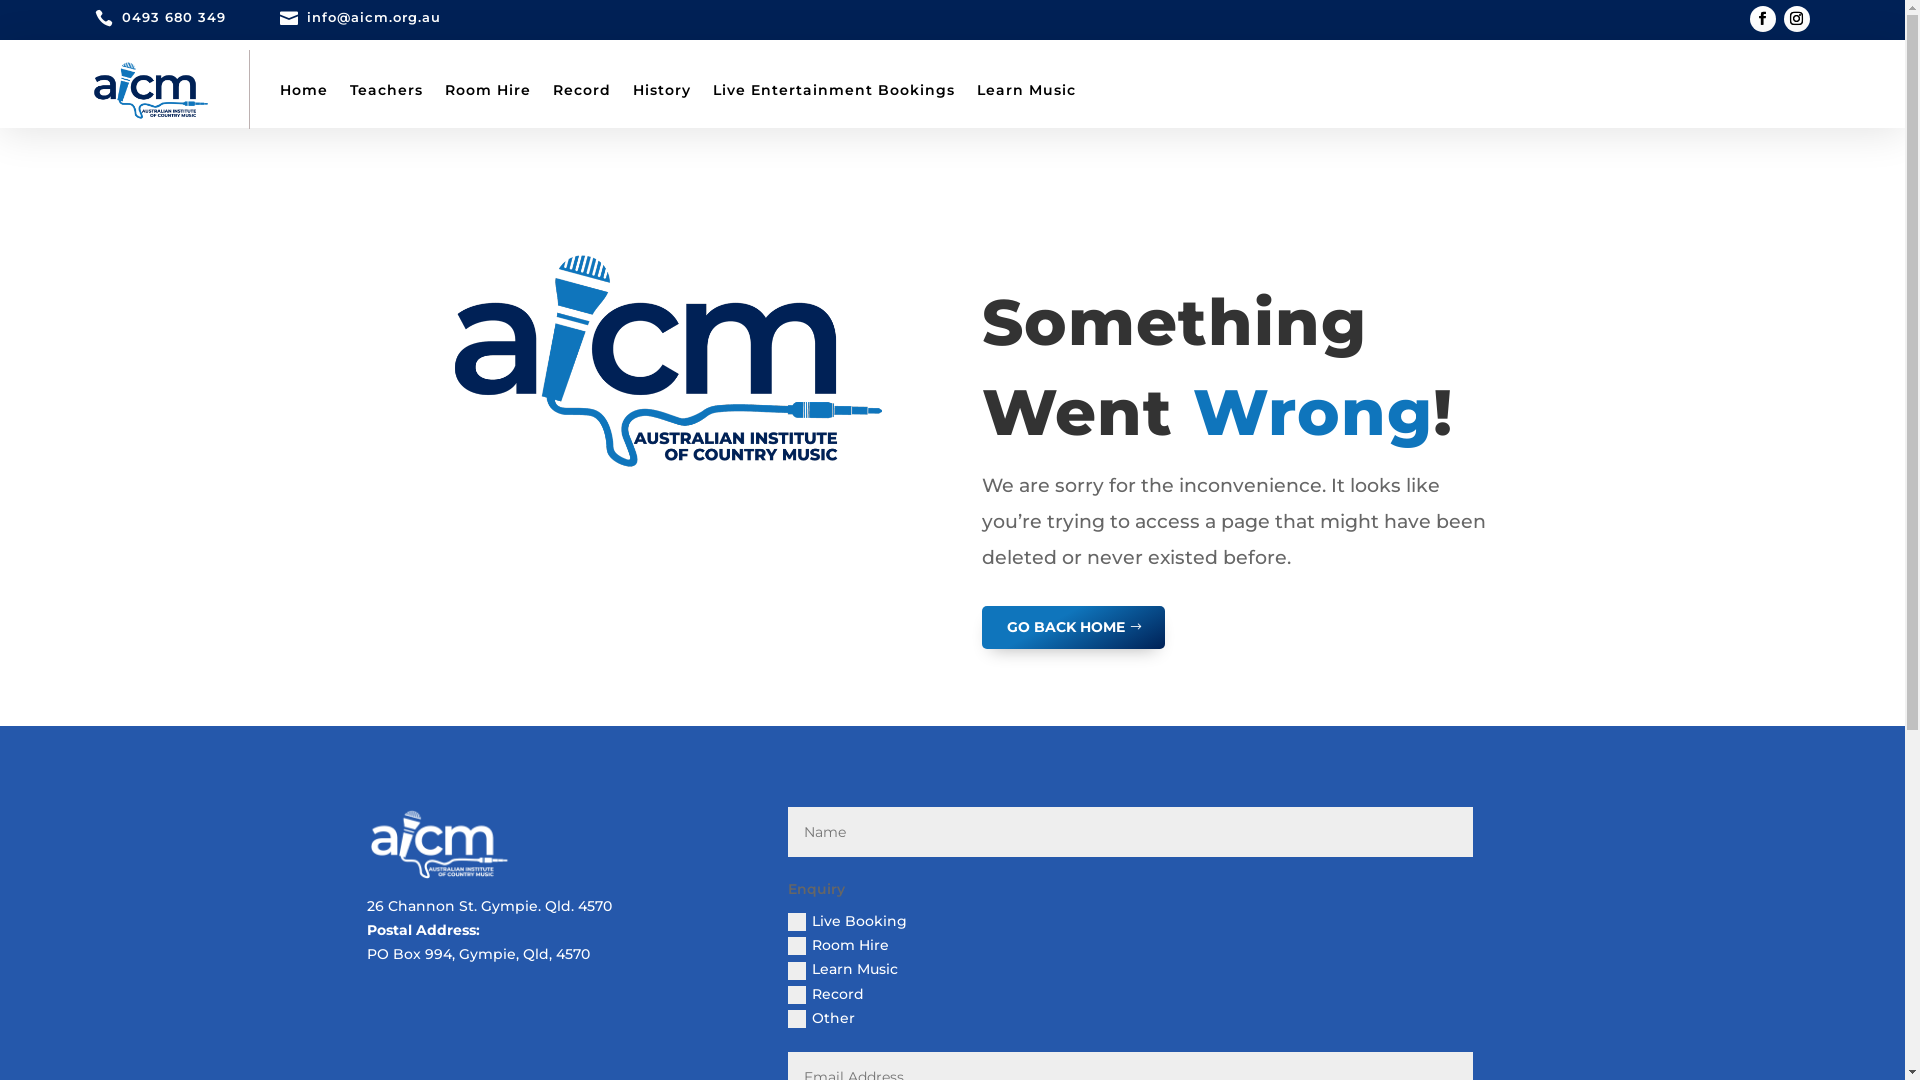  I want to click on 'Learn Music', so click(1025, 88).